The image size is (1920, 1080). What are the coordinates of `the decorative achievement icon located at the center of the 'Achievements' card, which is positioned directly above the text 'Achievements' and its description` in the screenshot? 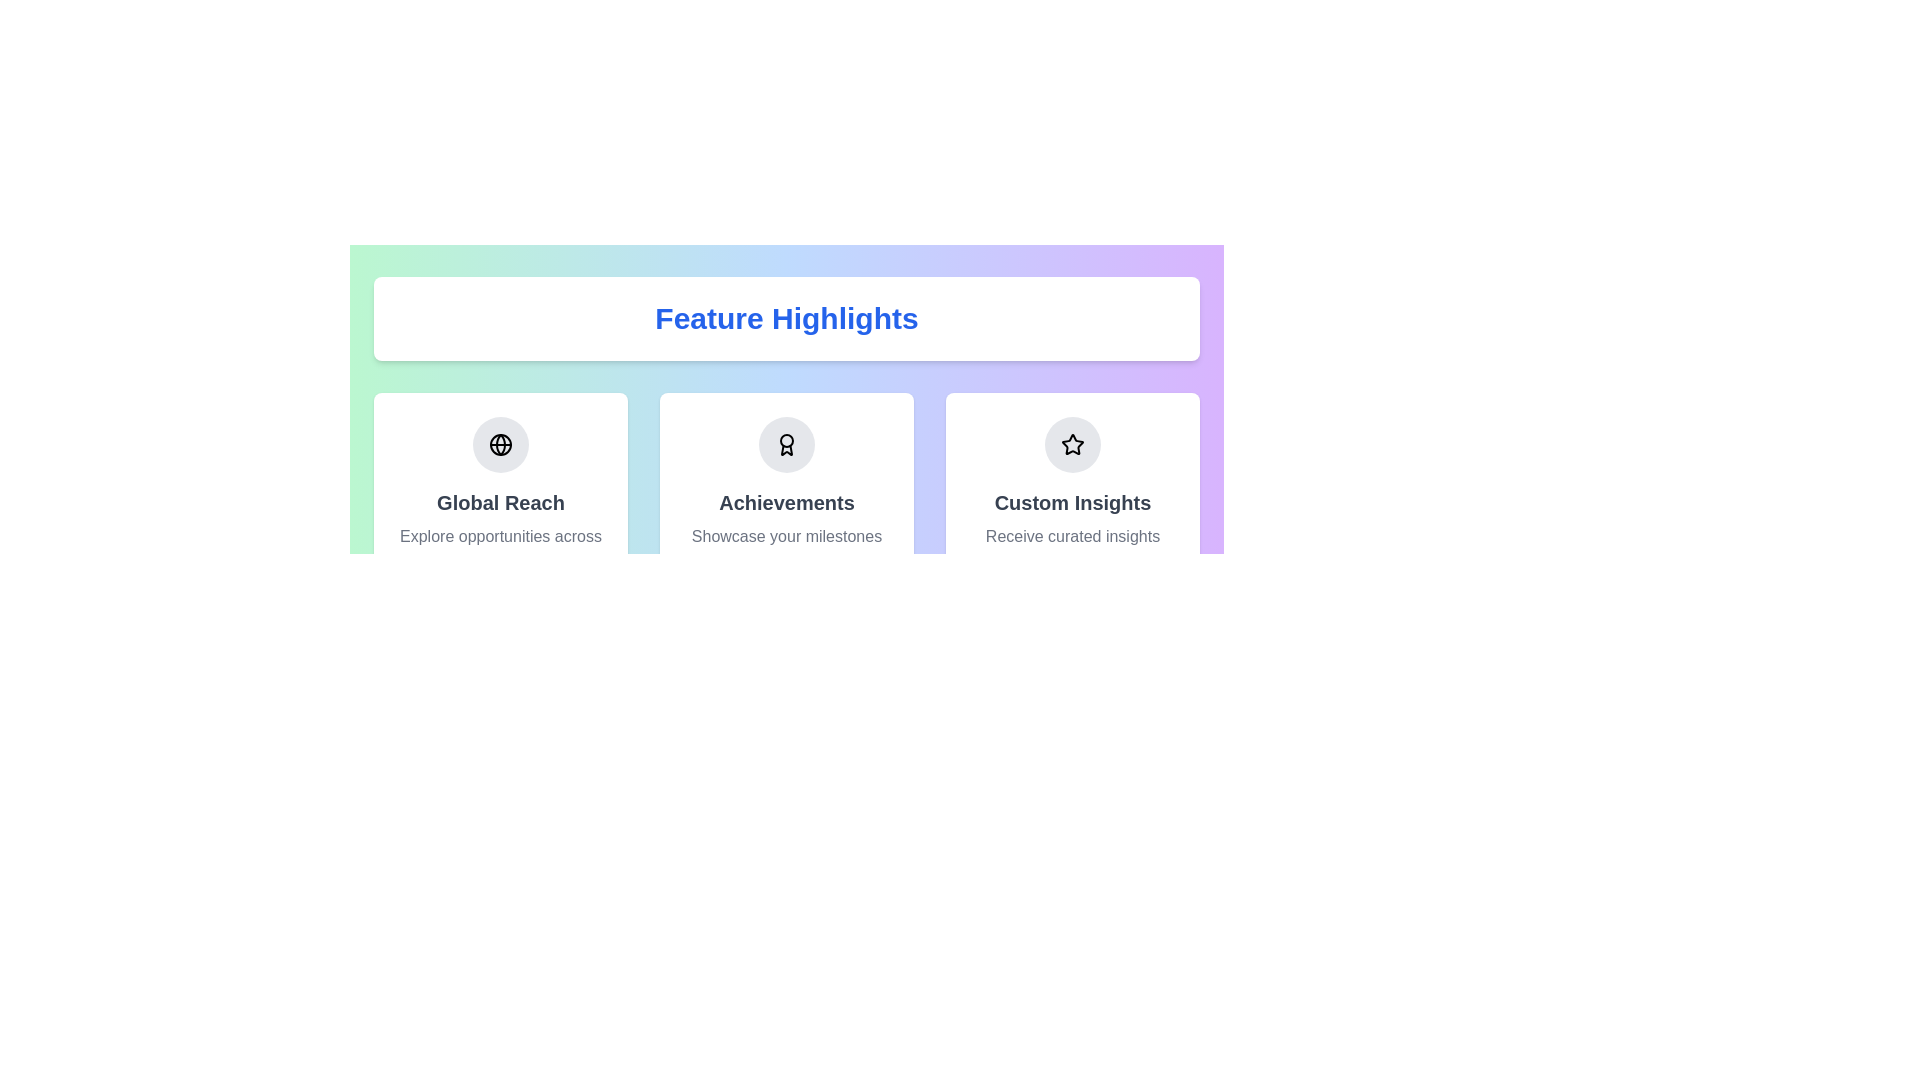 It's located at (786, 443).